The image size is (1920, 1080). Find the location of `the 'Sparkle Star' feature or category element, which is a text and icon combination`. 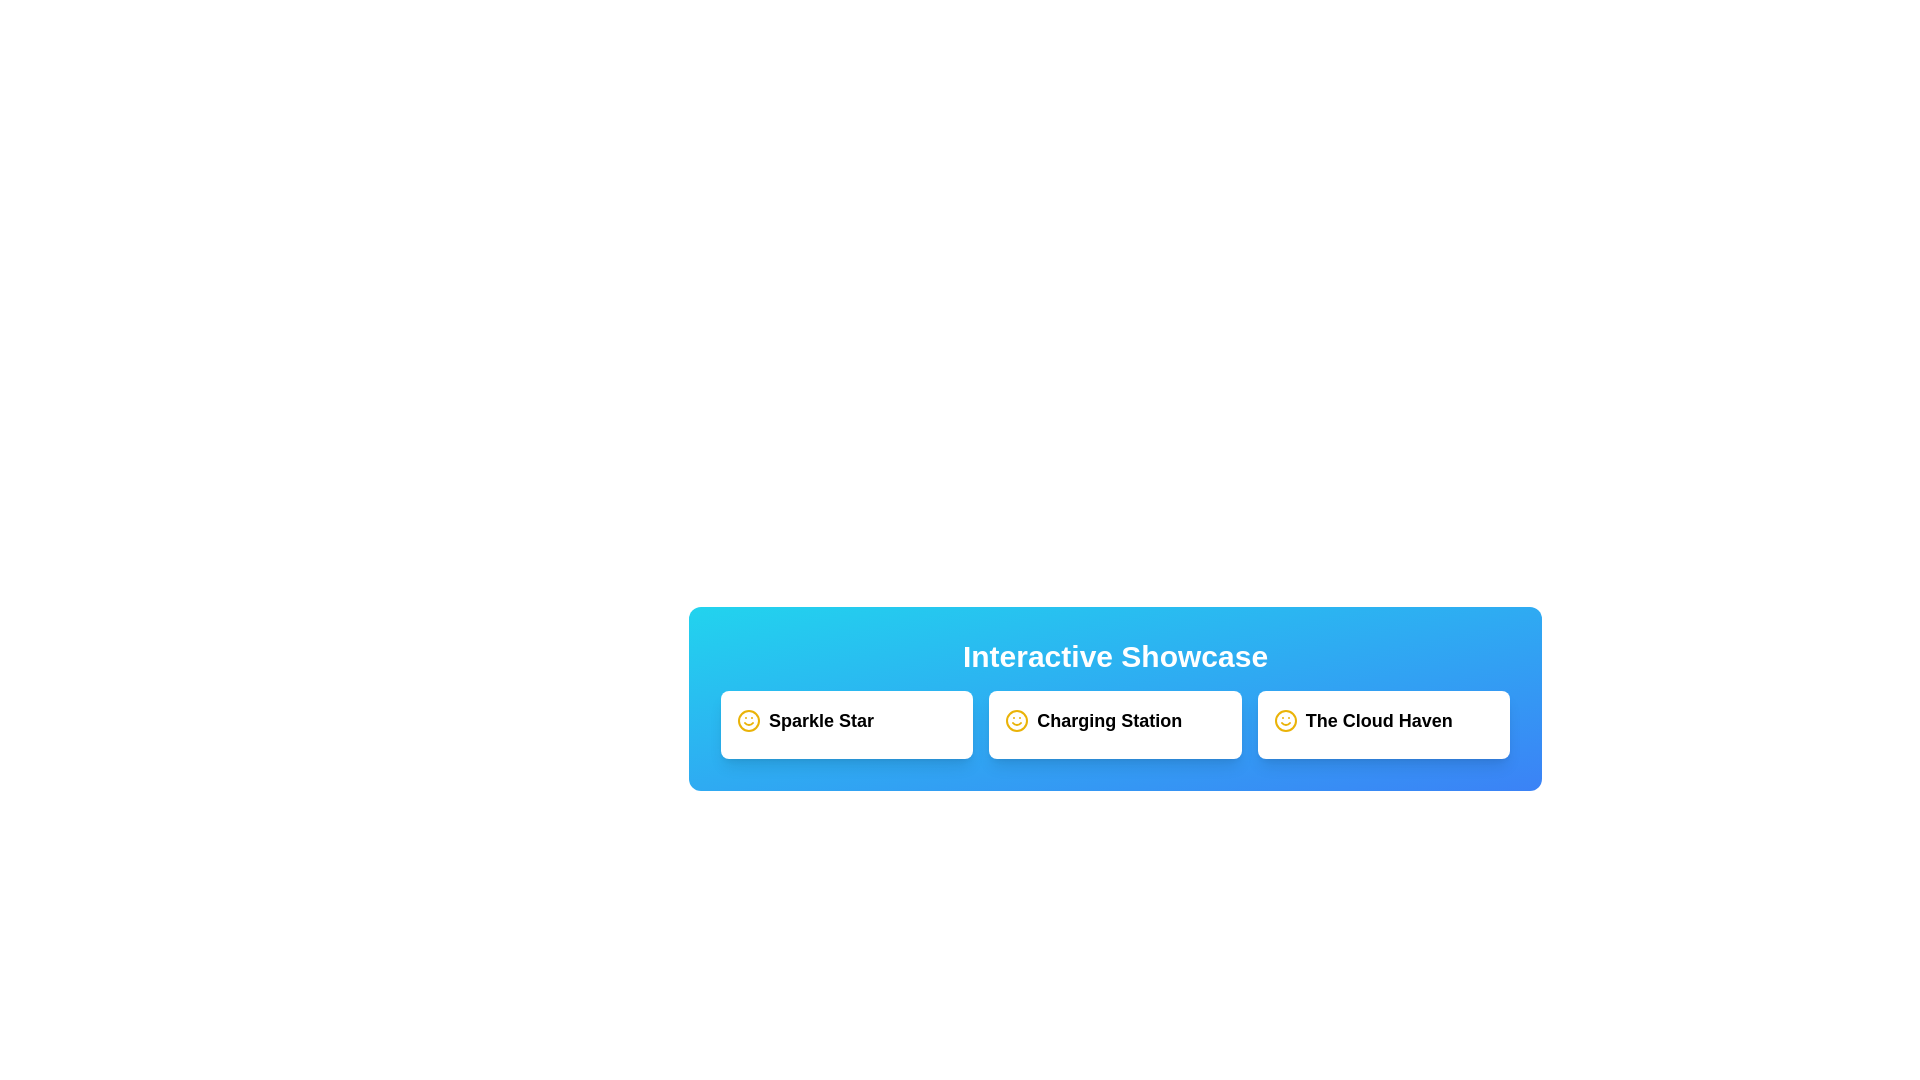

the 'Sparkle Star' feature or category element, which is a text and icon combination is located at coordinates (847, 721).